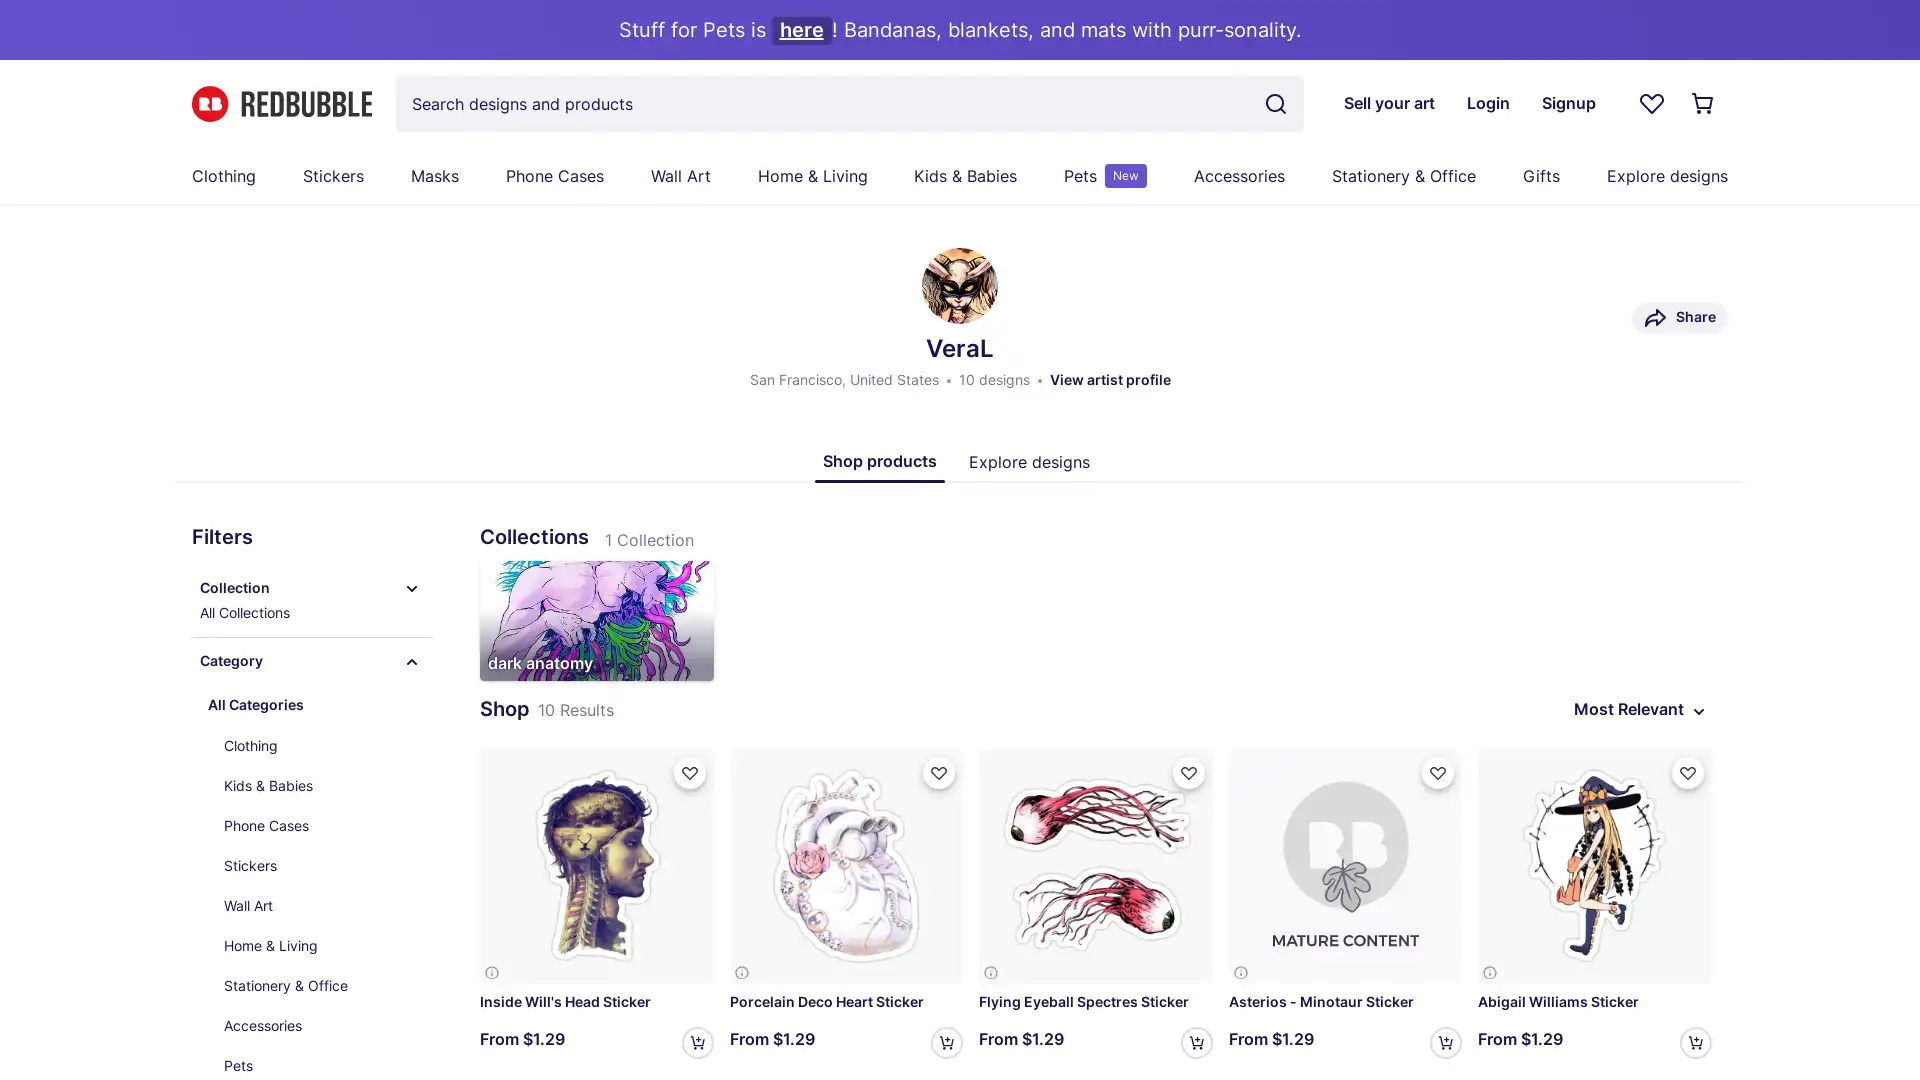  I want to click on Stationery & Office, so click(320, 985).